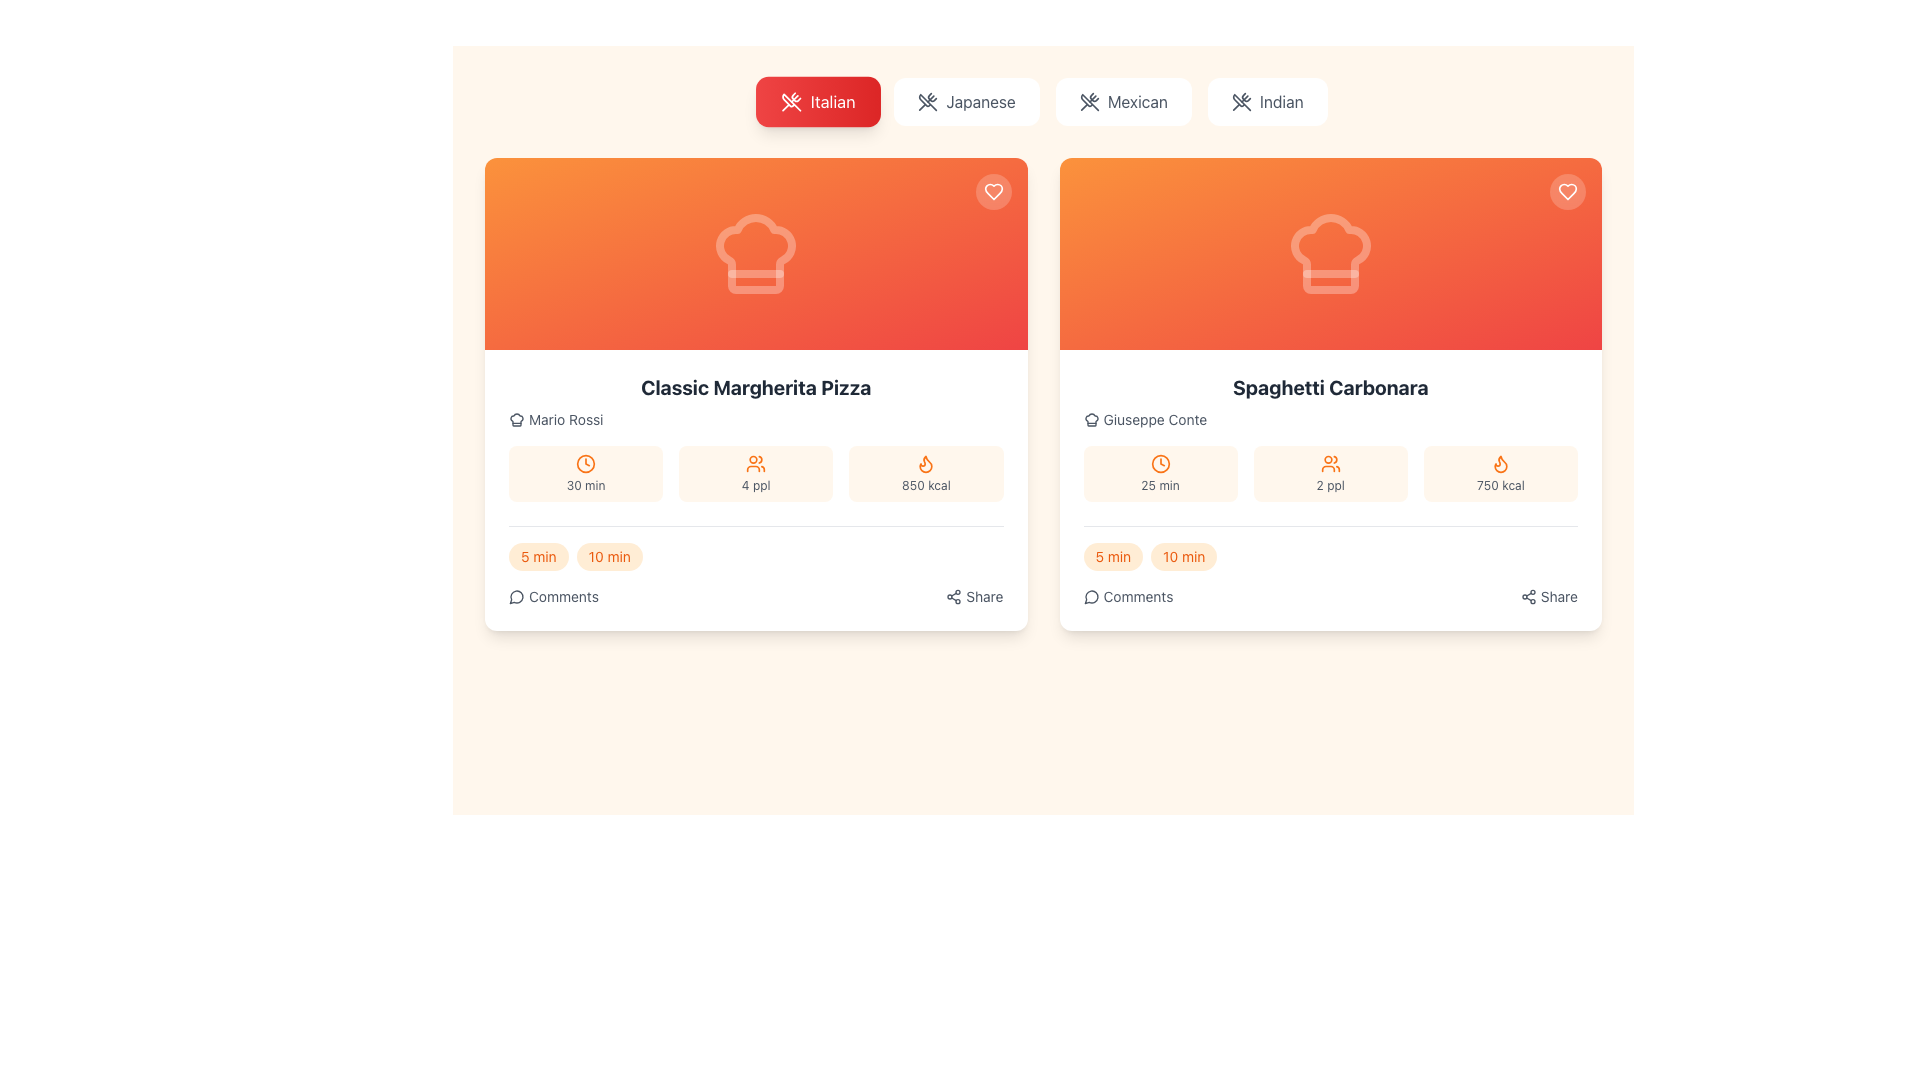  Describe the element at coordinates (818, 101) in the screenshot. I see `the red gradient button labeled 'Italian', which features a white icon of crossed utensils and displays the text 'Italian'` at that location.